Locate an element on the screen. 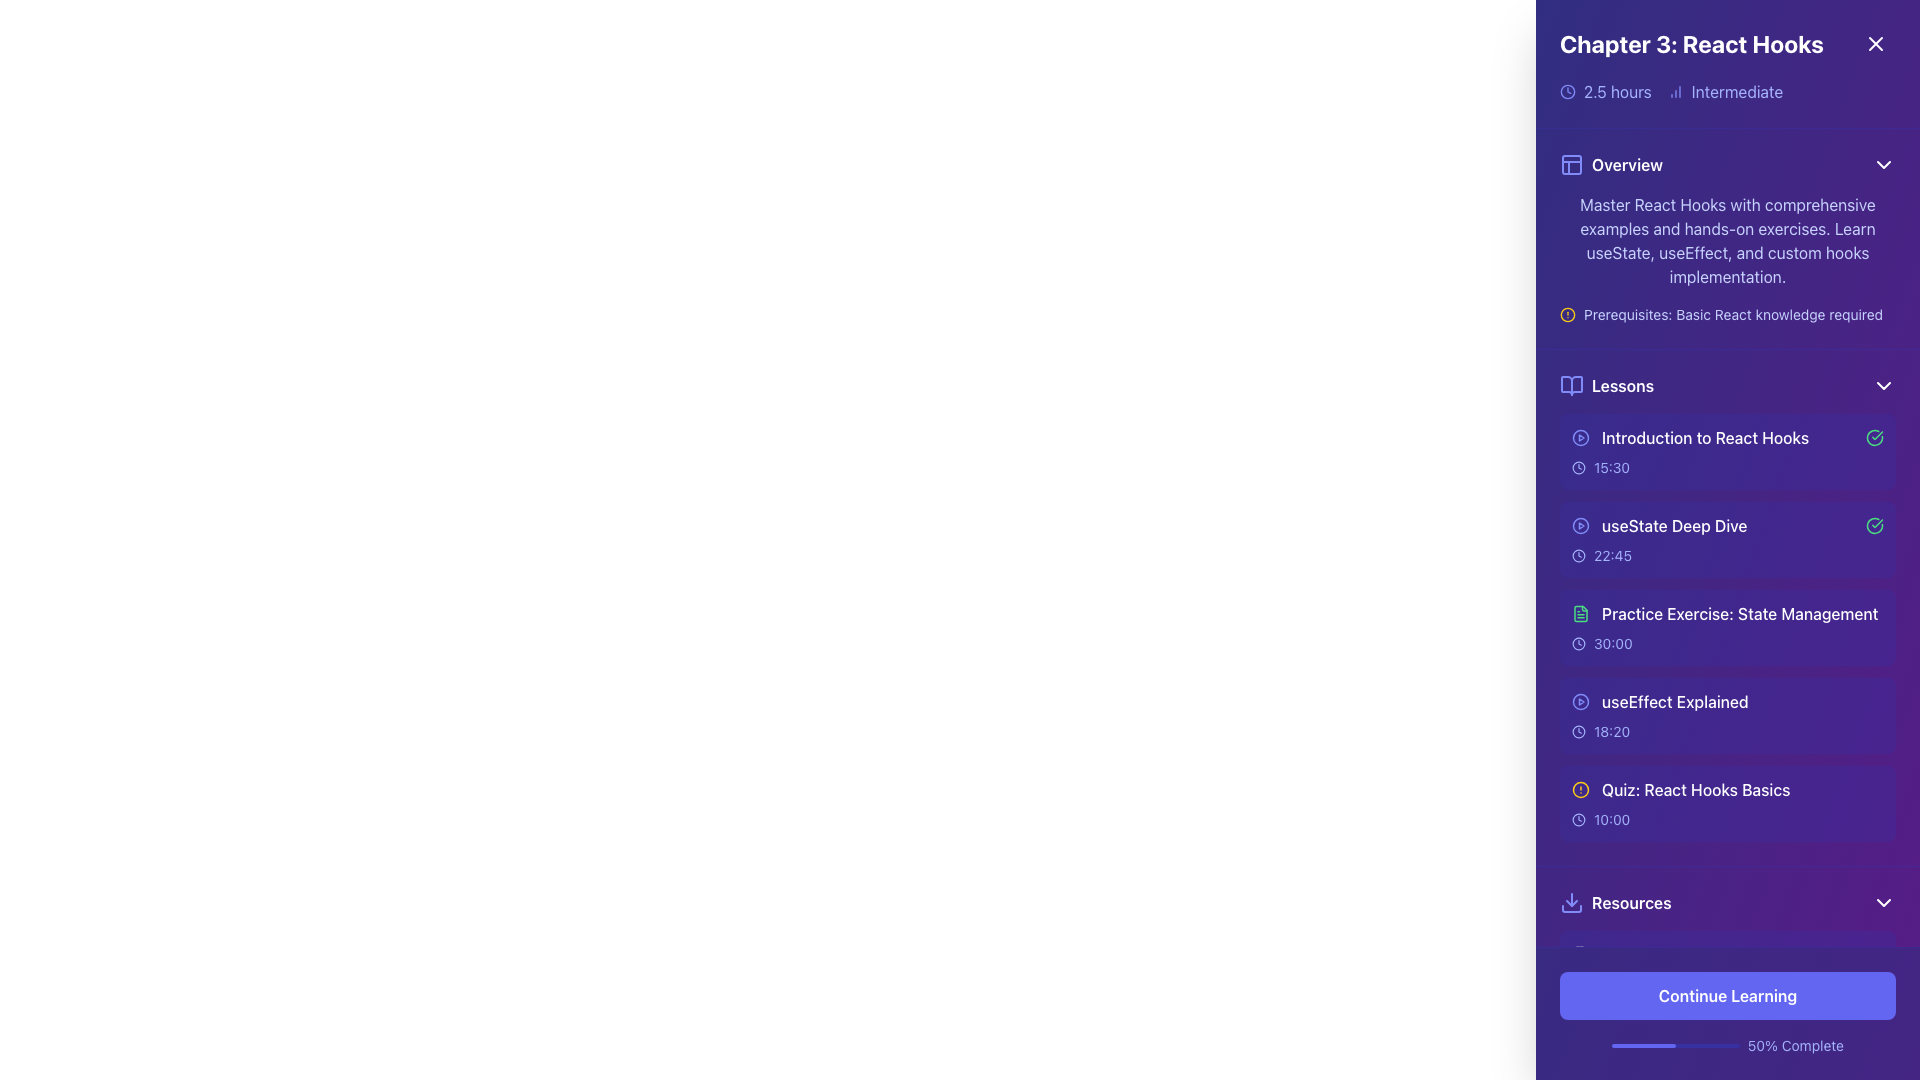  the play button icon located to the left of the 'useEffect Explained' lesson in the sidebar is located at coordinates (1579, 701).